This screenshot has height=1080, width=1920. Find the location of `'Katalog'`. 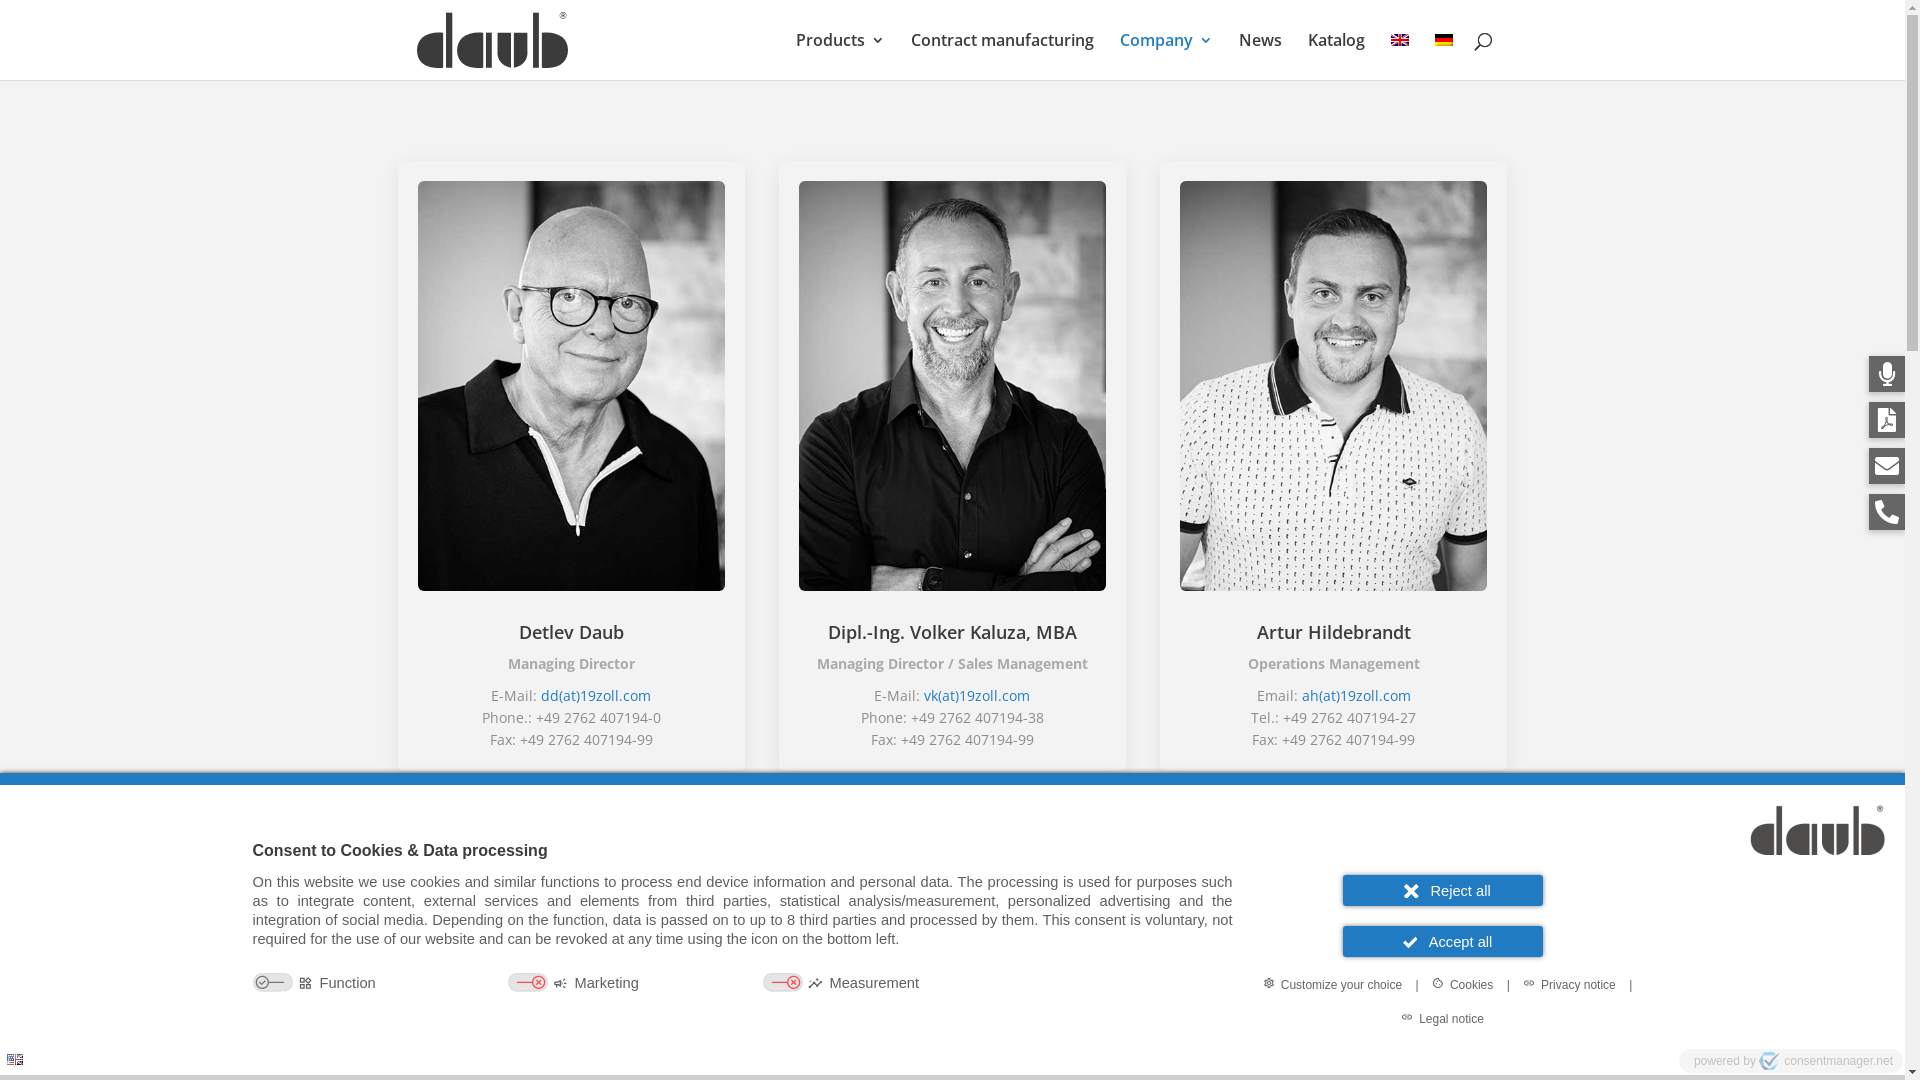

'Katalog' is located at coordinates (1336, 55).